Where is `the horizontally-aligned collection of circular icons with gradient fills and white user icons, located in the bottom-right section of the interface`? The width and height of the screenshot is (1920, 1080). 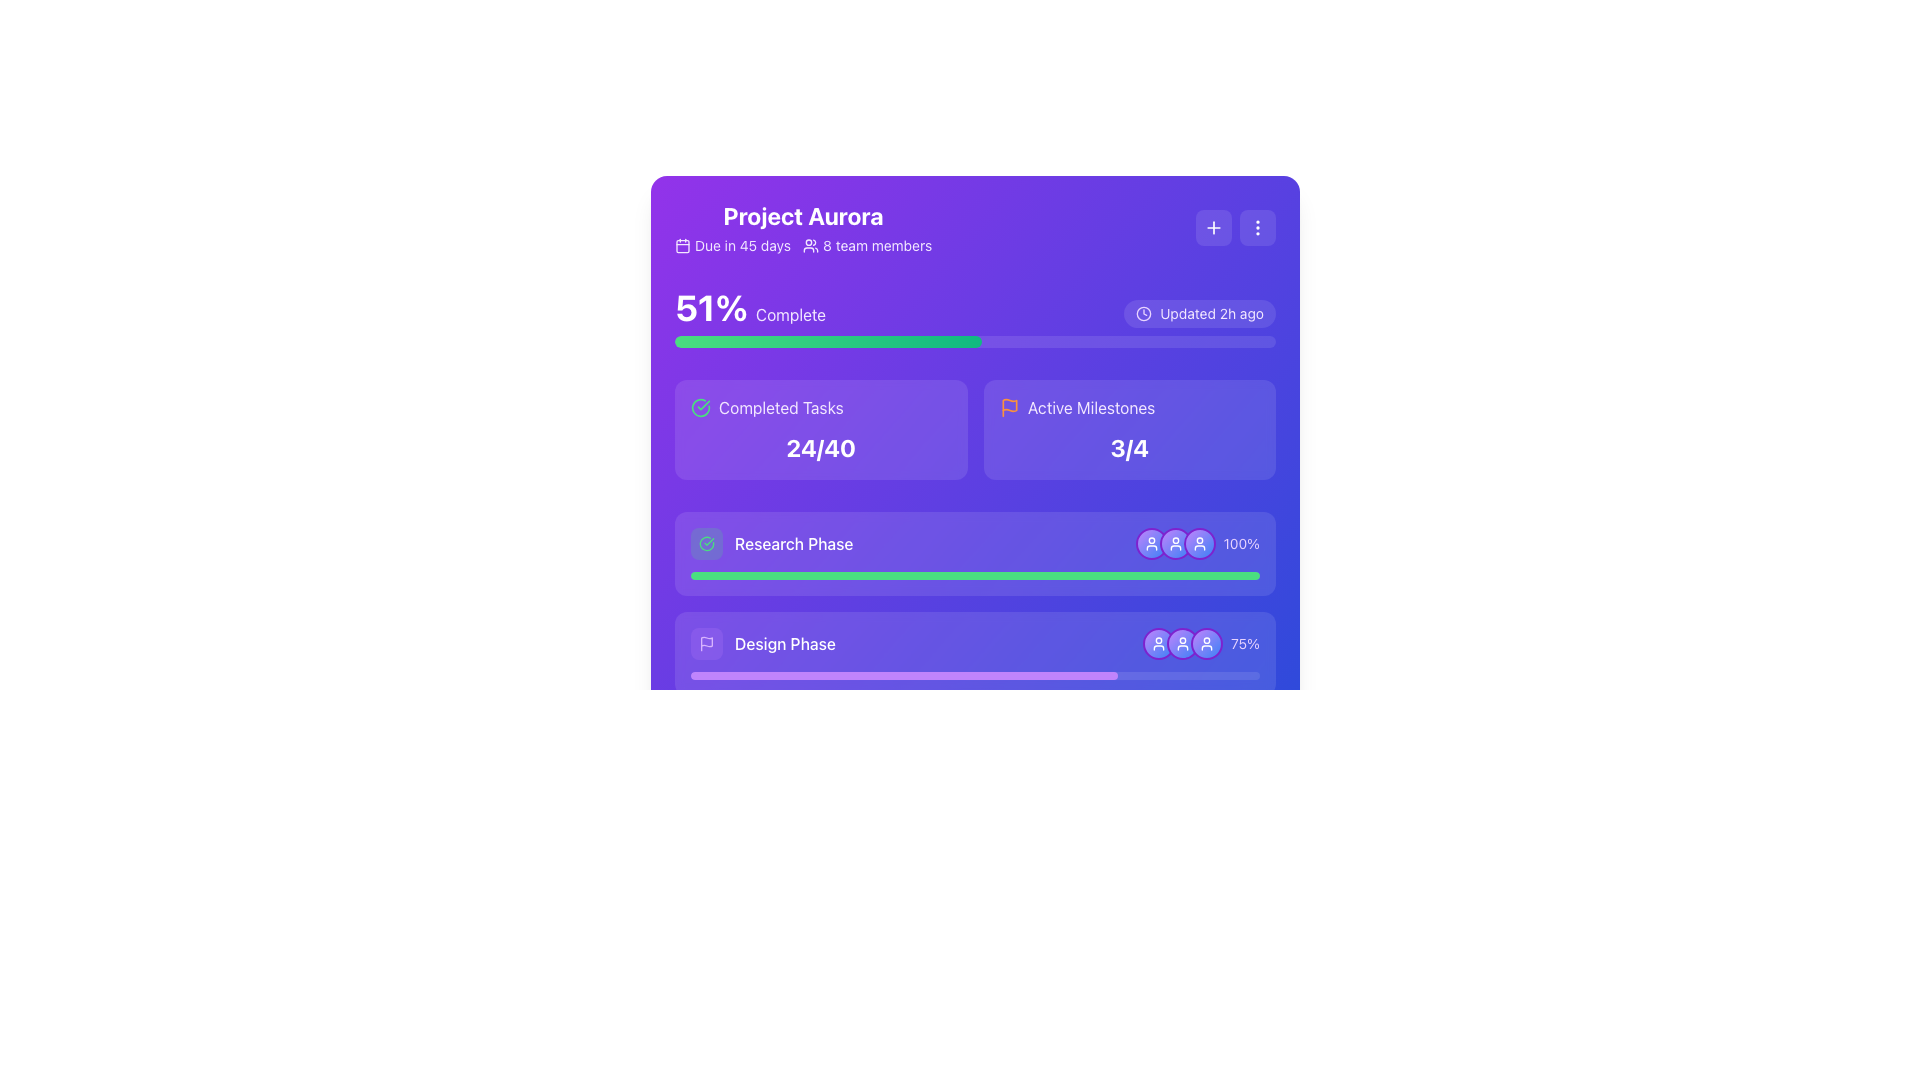
the horizontally-aligned collection of circular icons with gradient fills and white user icons, located in the bottom-right section of the interface is located at coordinates (1190, 844).